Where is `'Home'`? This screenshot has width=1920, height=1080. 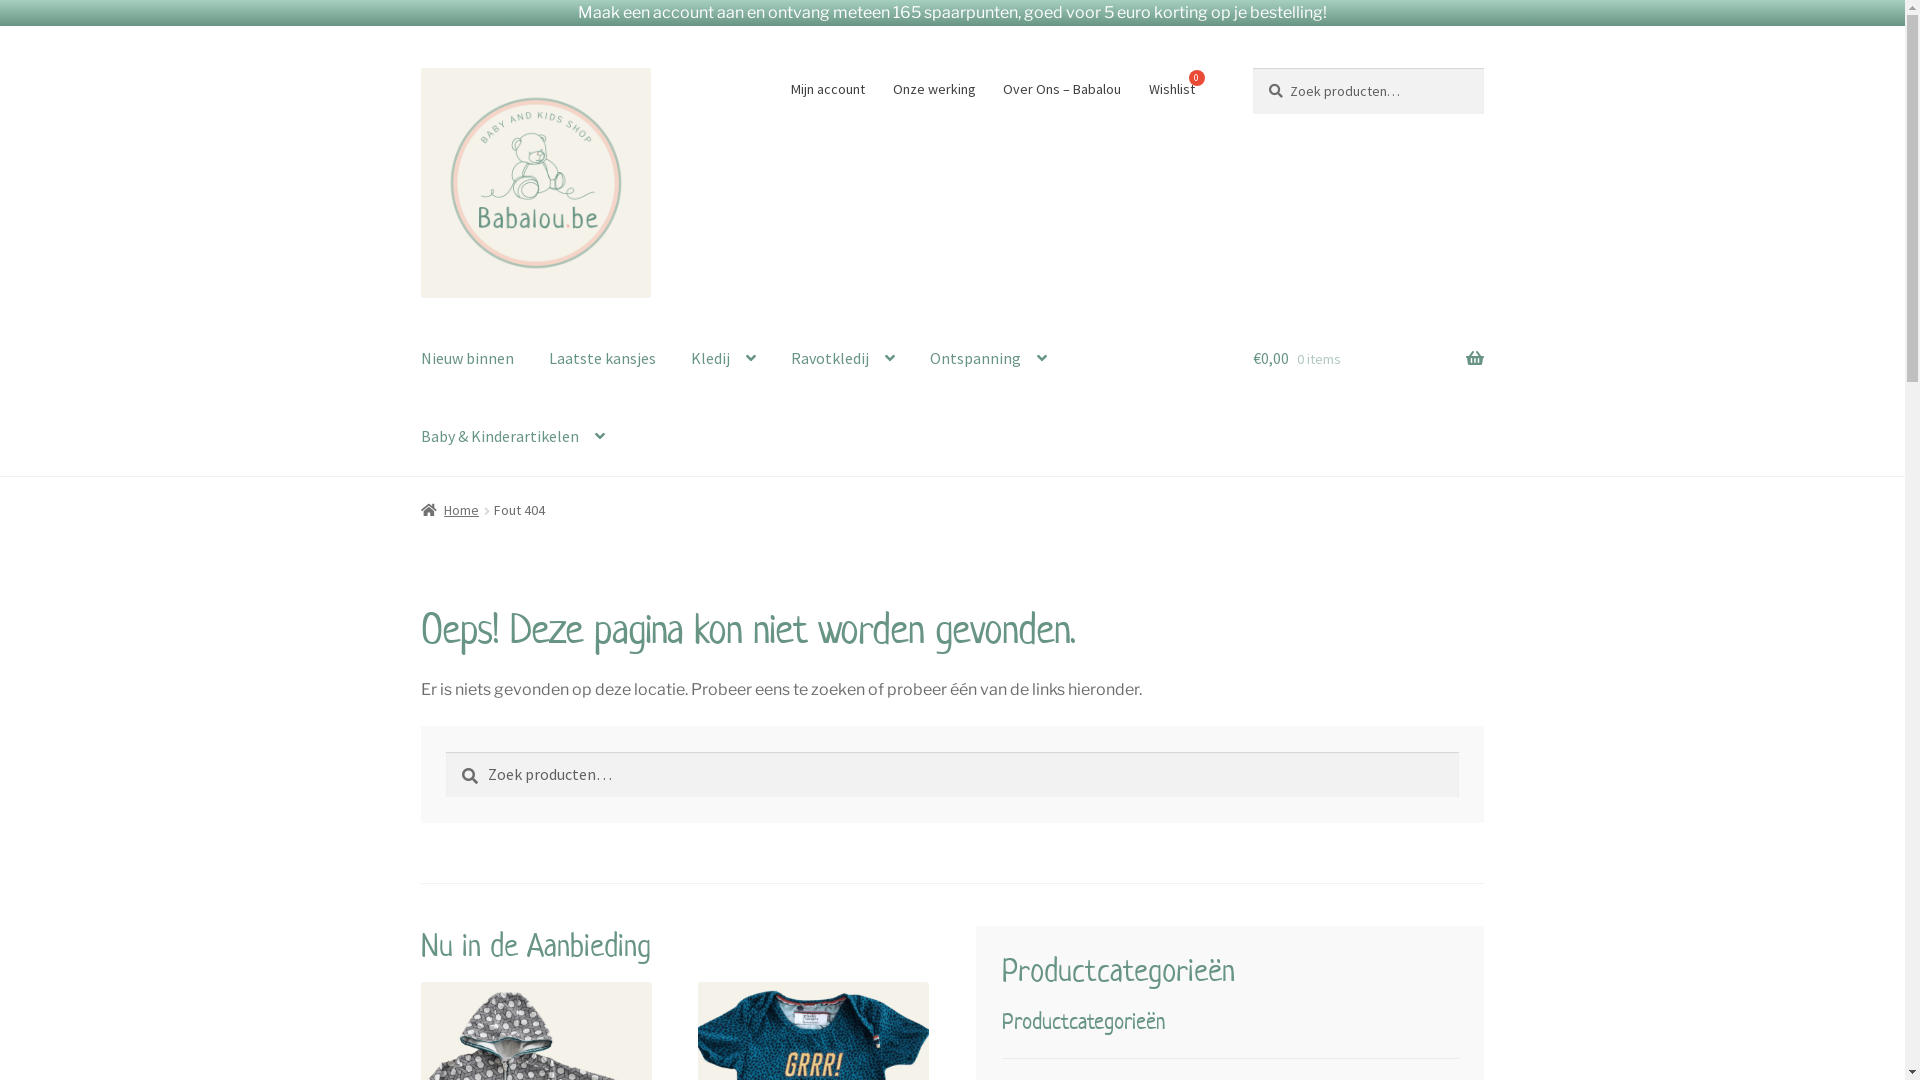 'Home' is located at coordinates (449, 508).